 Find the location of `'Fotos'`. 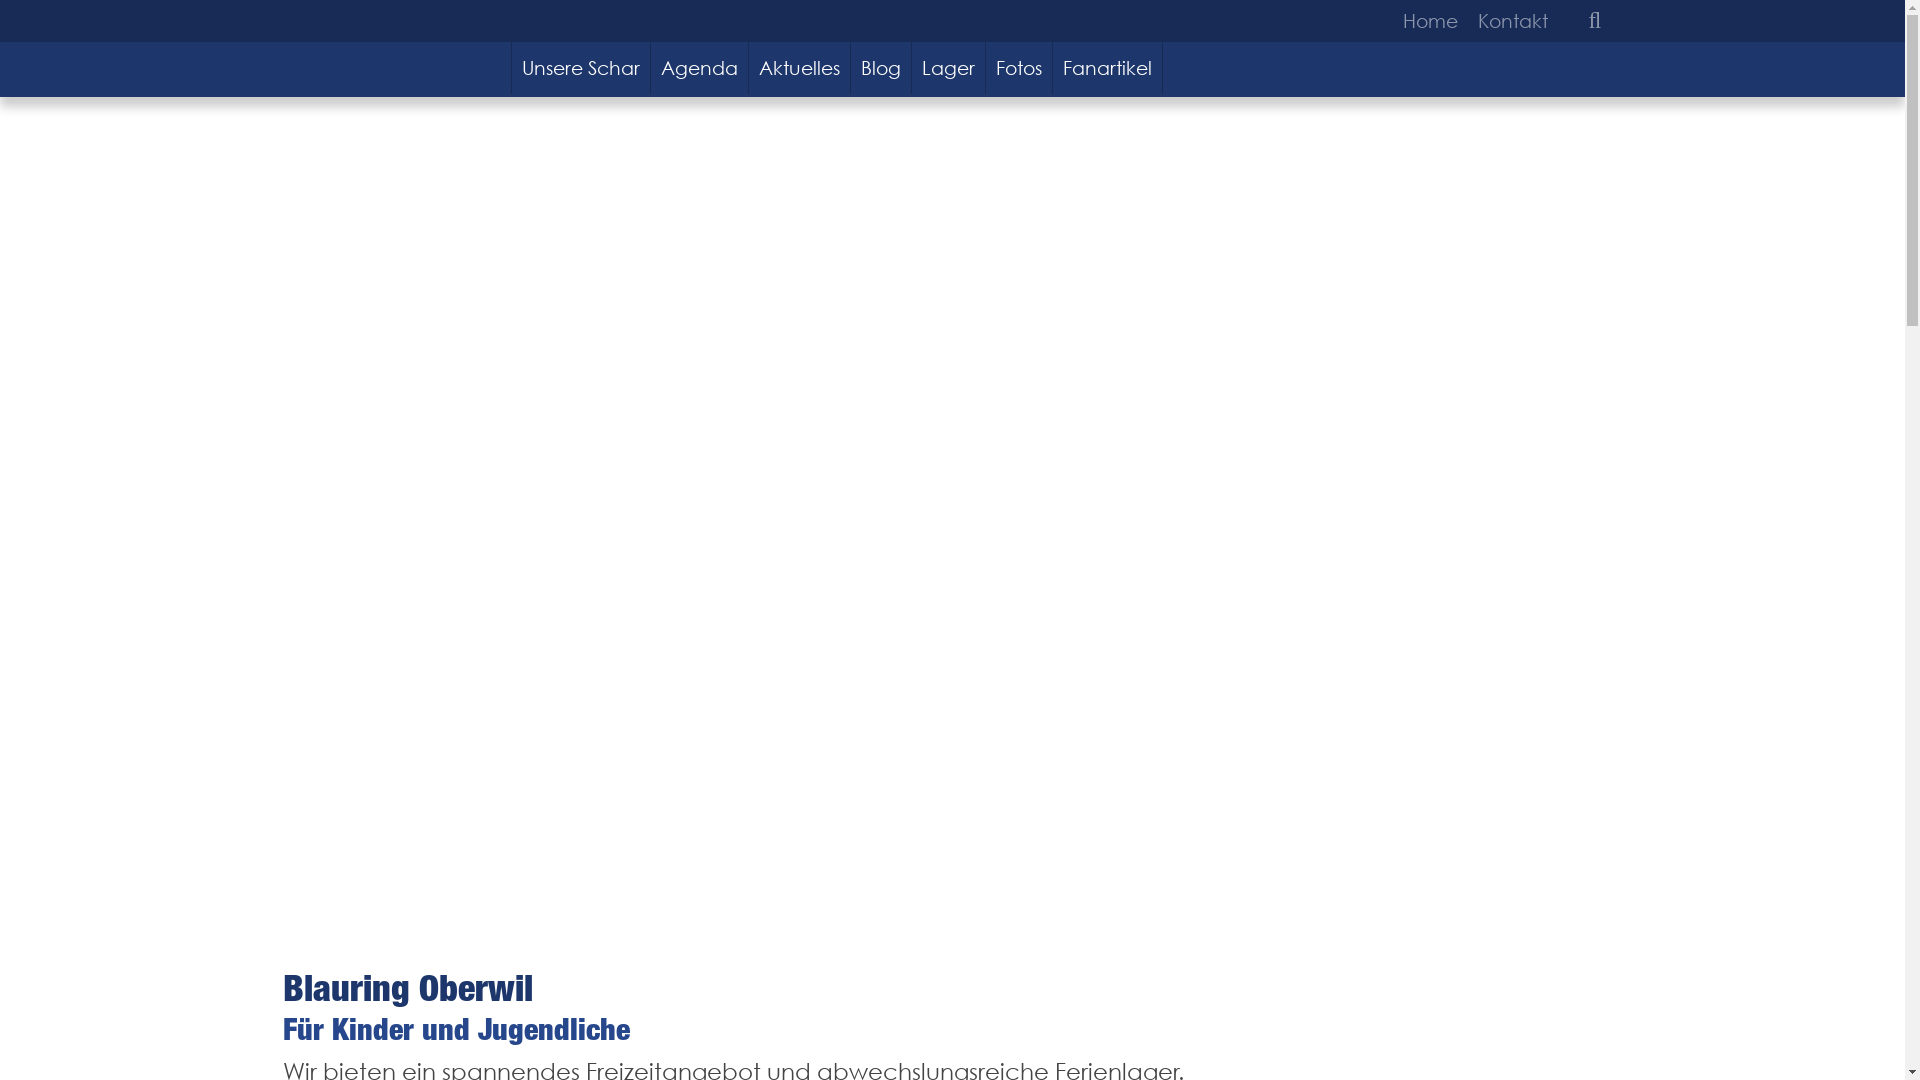

'Fotos' is located at coordinates (1019, 67).